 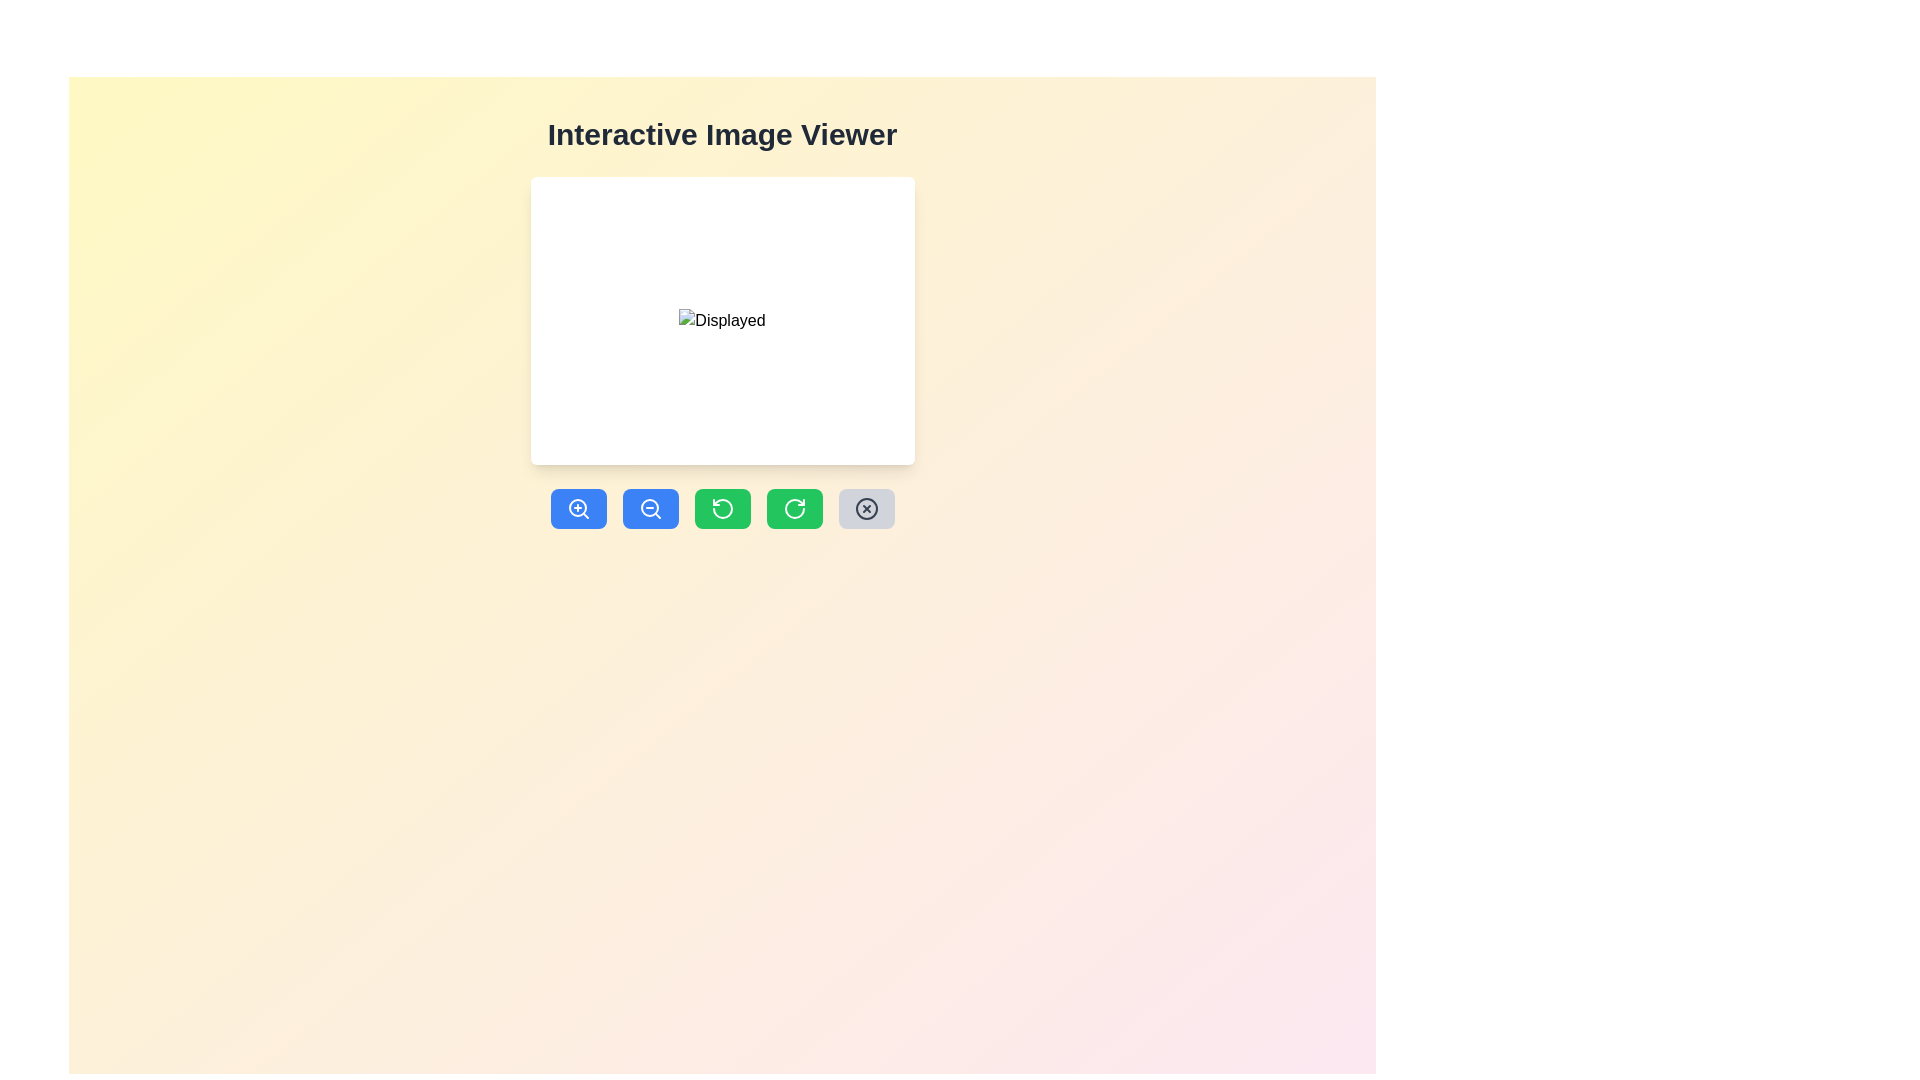 I want to click on the central circular part of the zoom-in icon located on the bottom-left of the button row beneath the image viewer, so click(x=576, y=507).